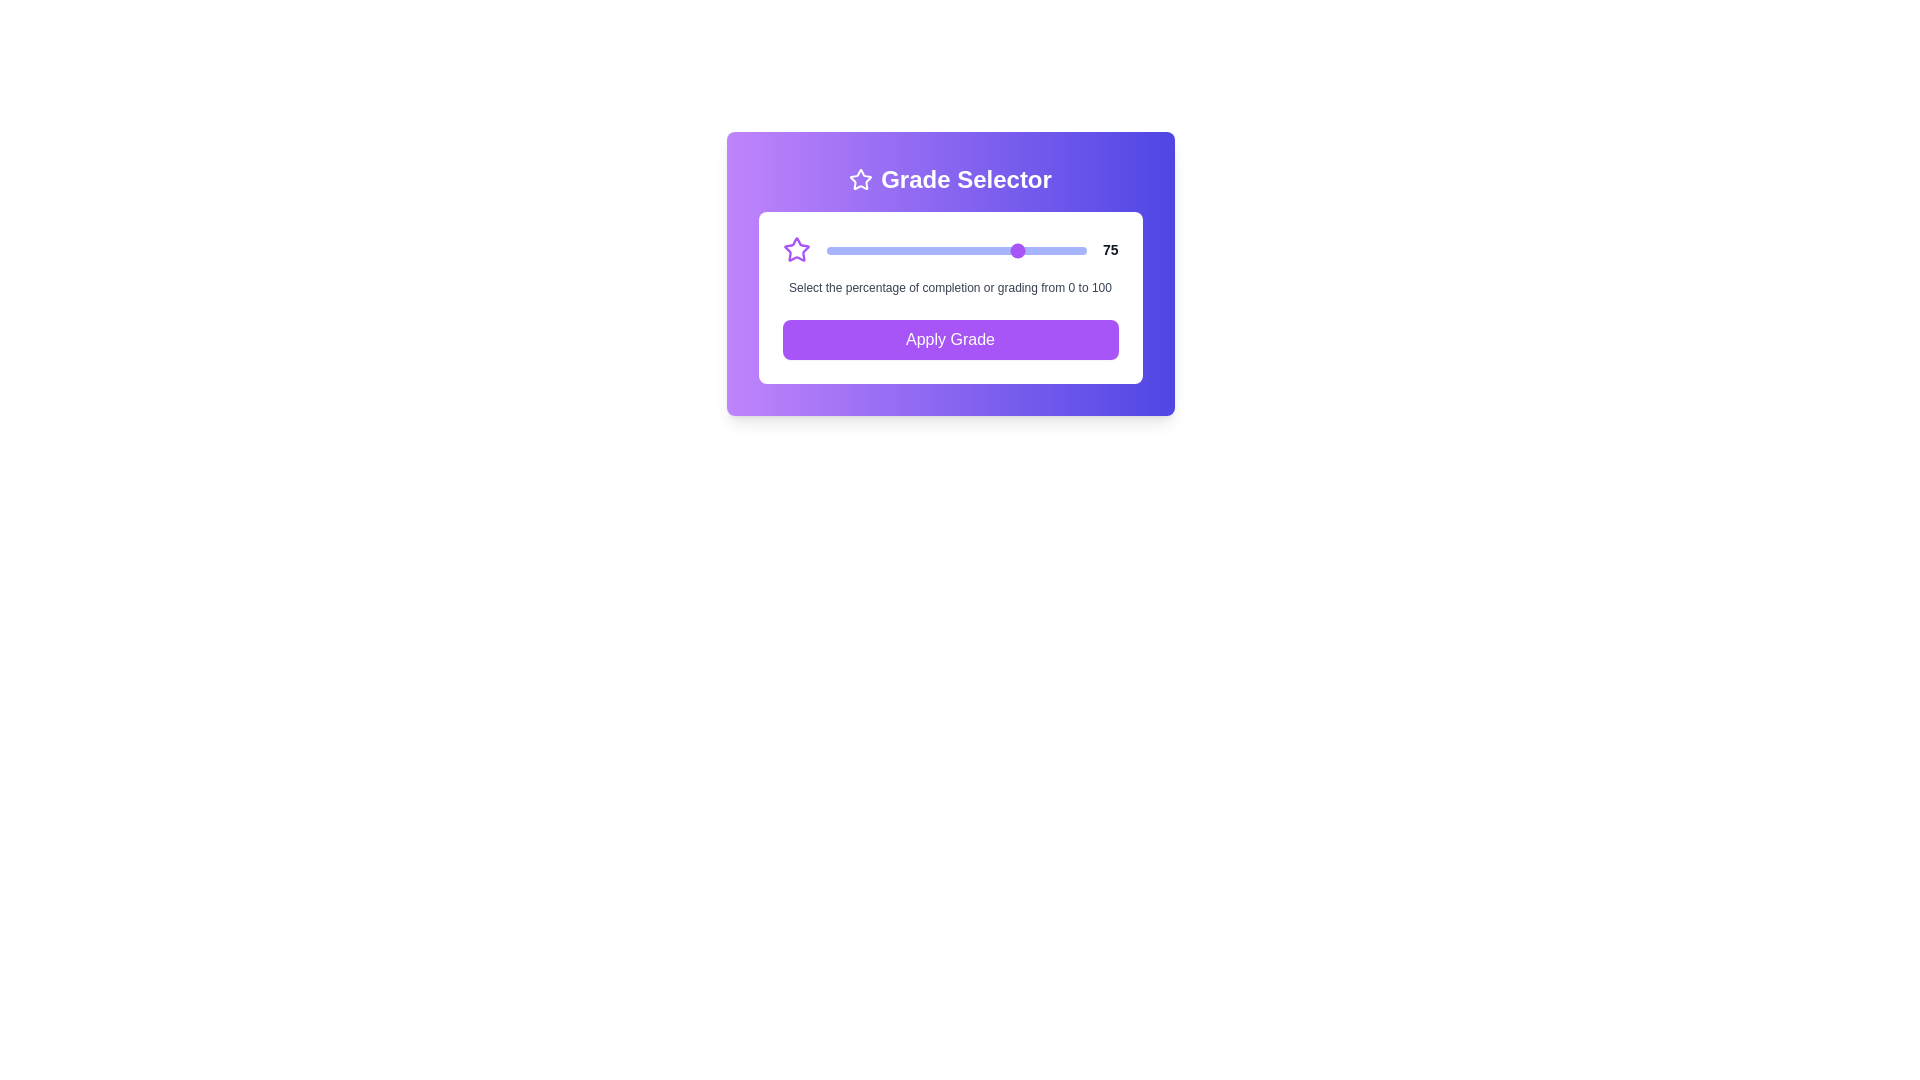 This screenshot has width=1920, height=1080. What do you see at coordinates (945, 249) in the screenshot?
I see `the slider's value` at bounding box center [945, 249].